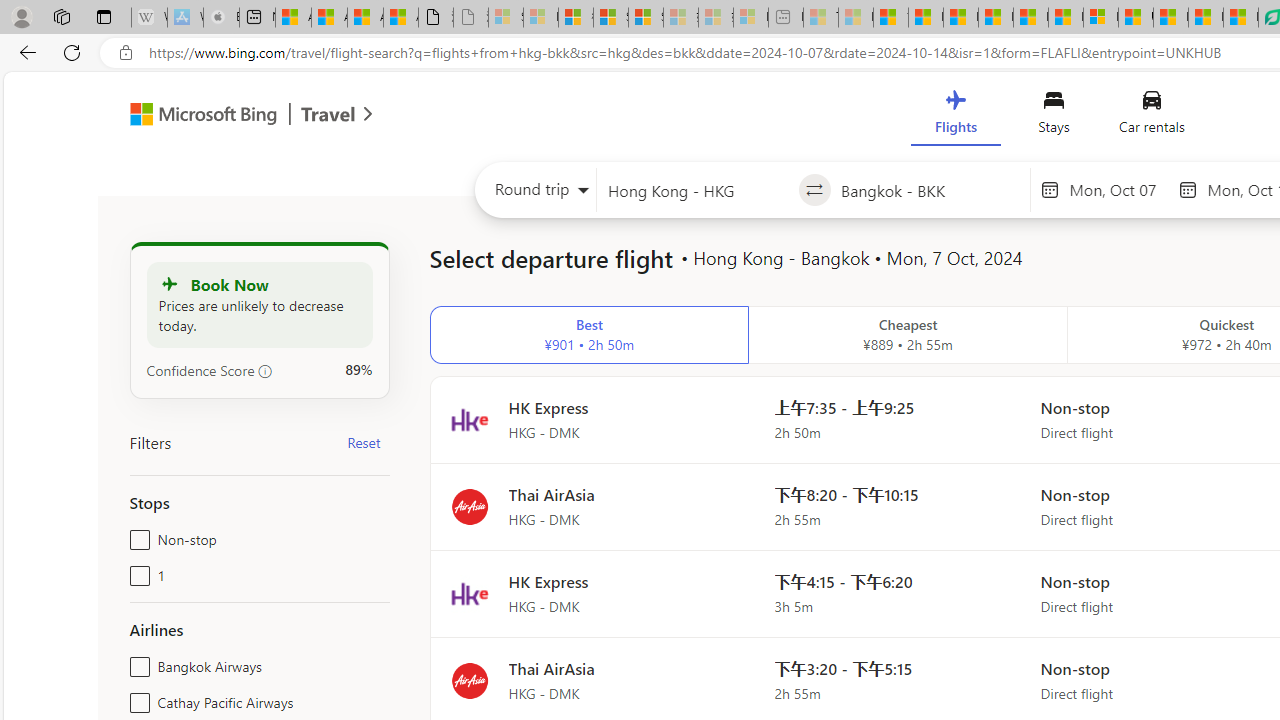 The width and height of the screenshot is (1280, 720). Describe the element at coordinates (195, 117) in the screenshot. I see `'Microsoft Bing'` at that location.